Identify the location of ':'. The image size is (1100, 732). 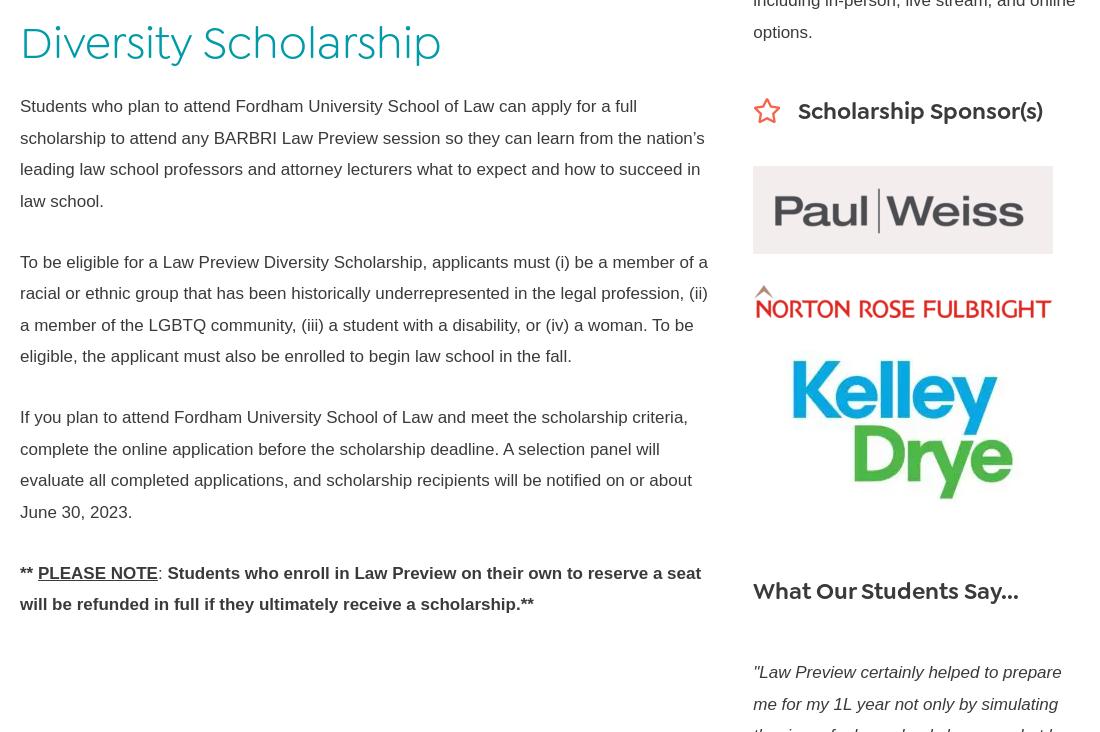
(161, 571).